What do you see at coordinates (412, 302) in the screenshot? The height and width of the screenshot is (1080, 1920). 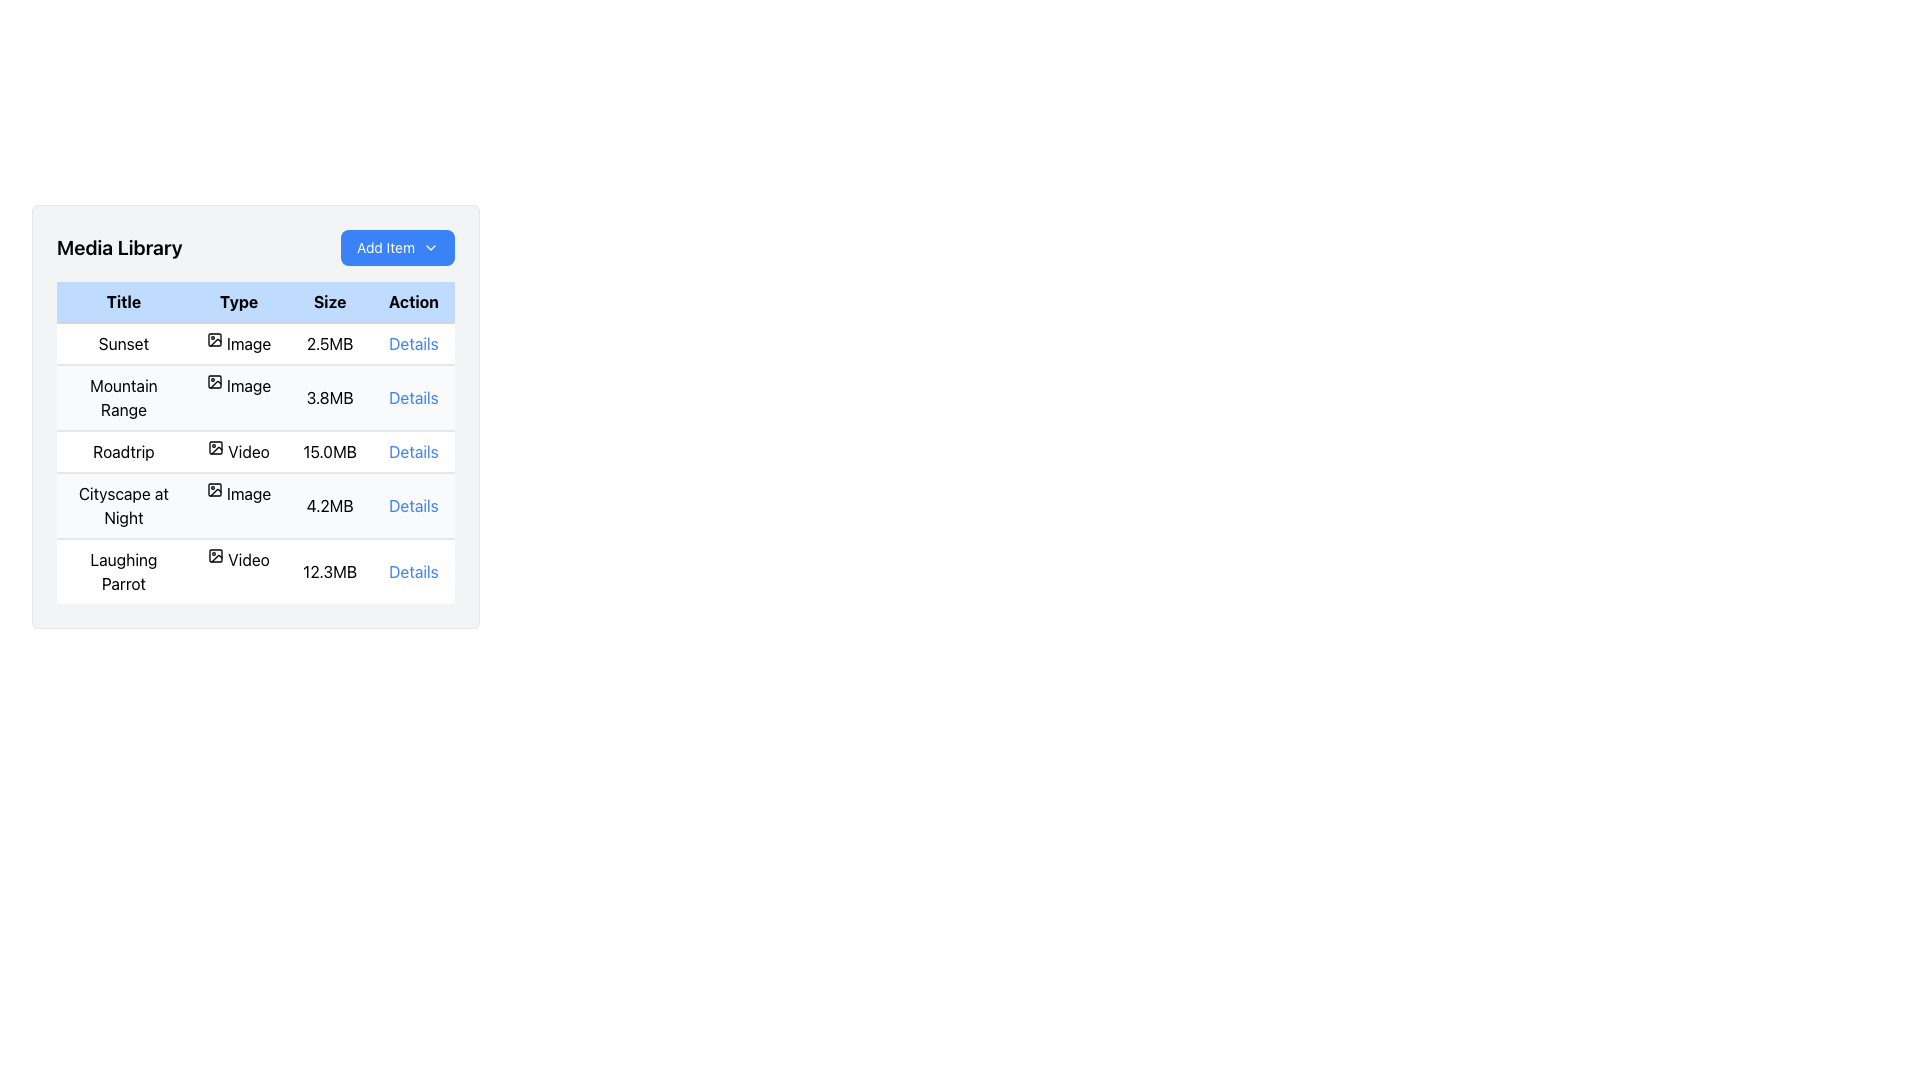 I see `the 'Action' column header in the data table, which is the fourth column header located at the rightmost portion of the header row, directly after the 'Size' column` at bounding box center [412, 302].